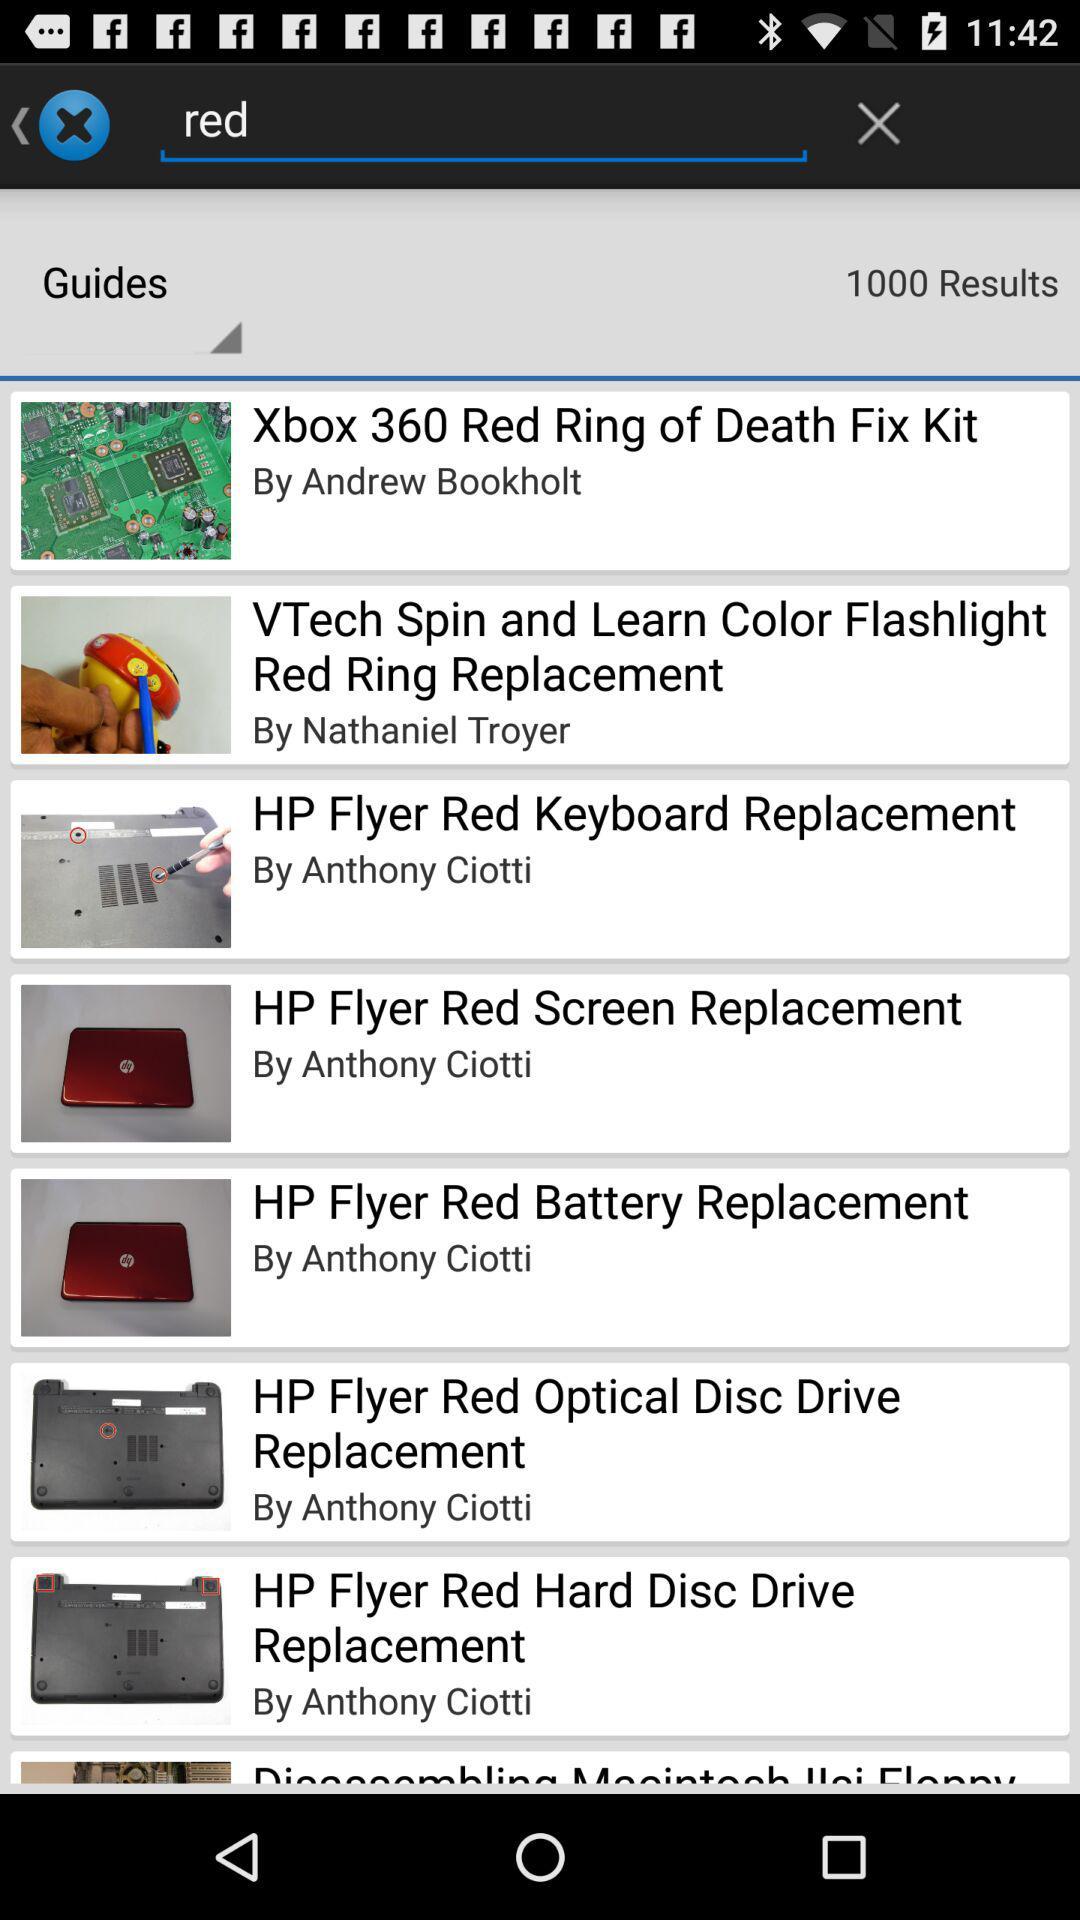  I want to click on the disassembling macintosh iisi app, so click(660, 1767).